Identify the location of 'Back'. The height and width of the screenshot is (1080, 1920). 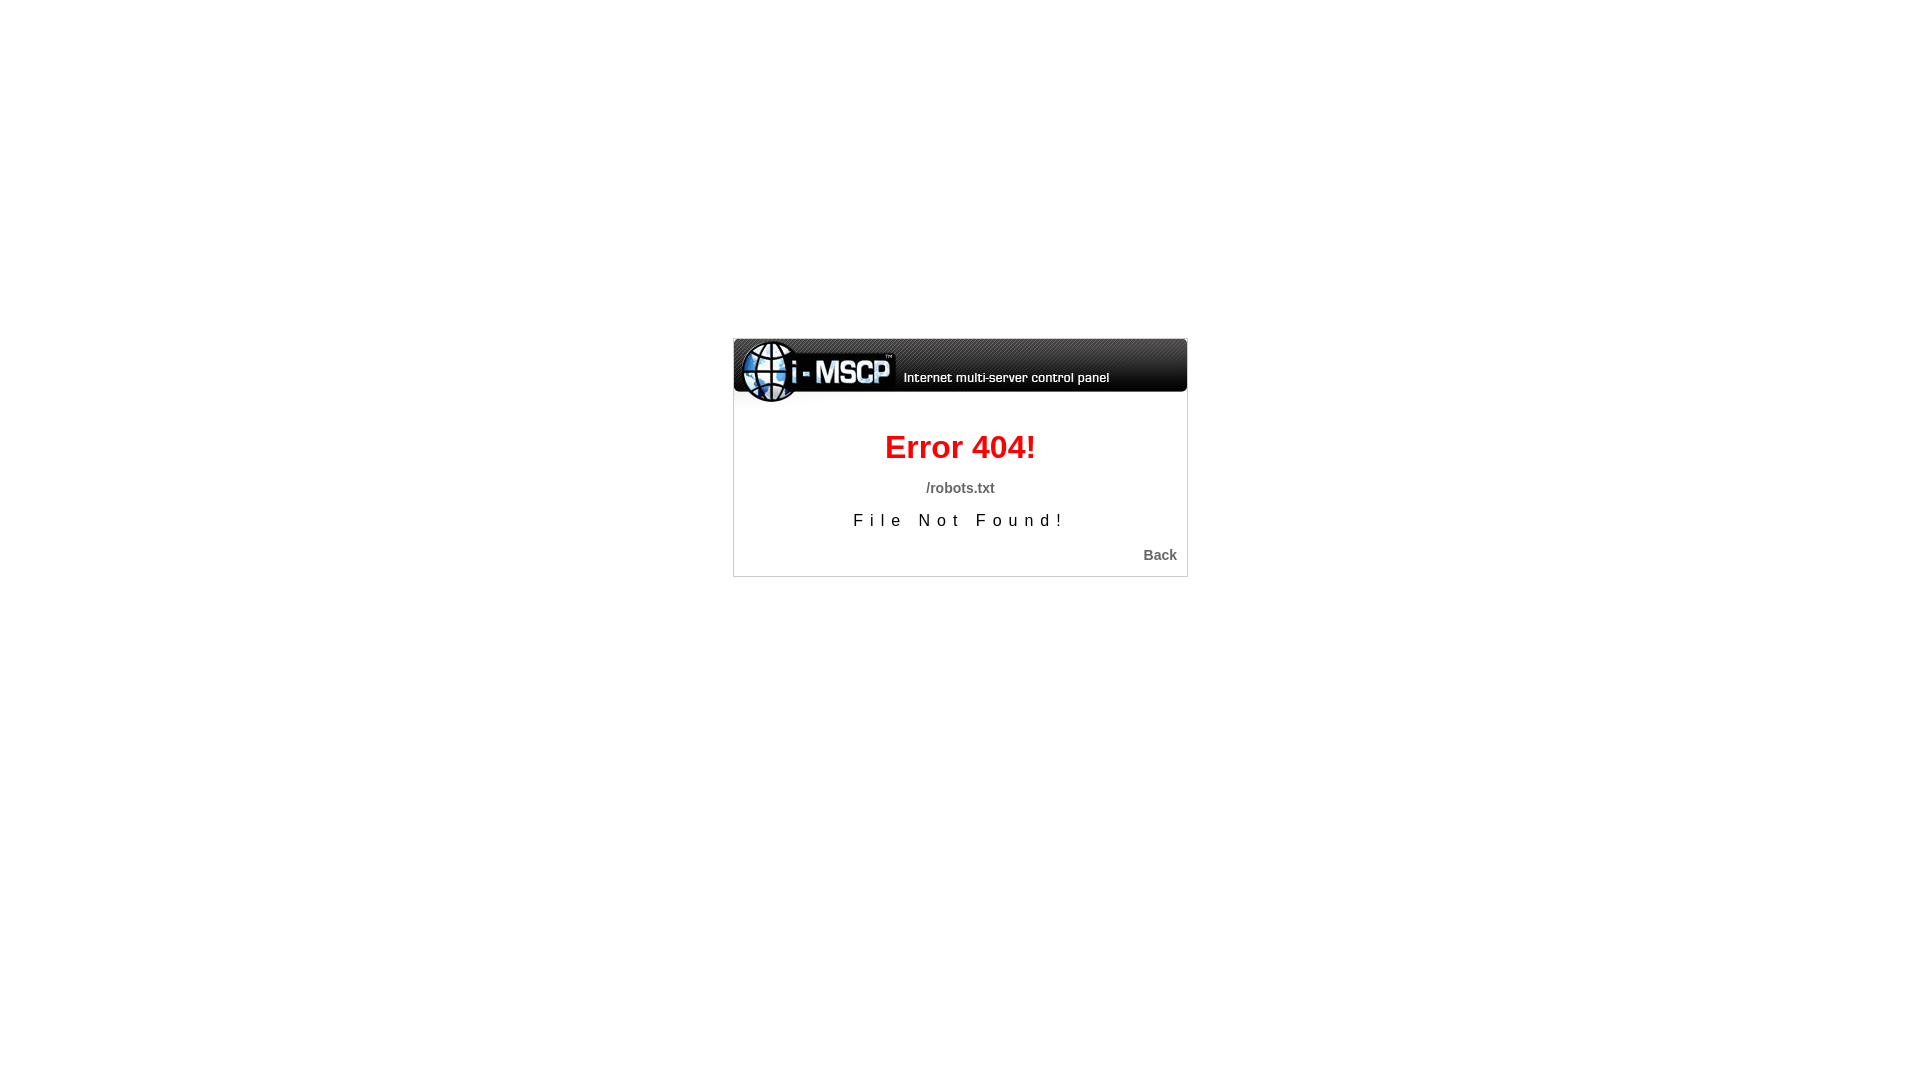
(1160, 555).